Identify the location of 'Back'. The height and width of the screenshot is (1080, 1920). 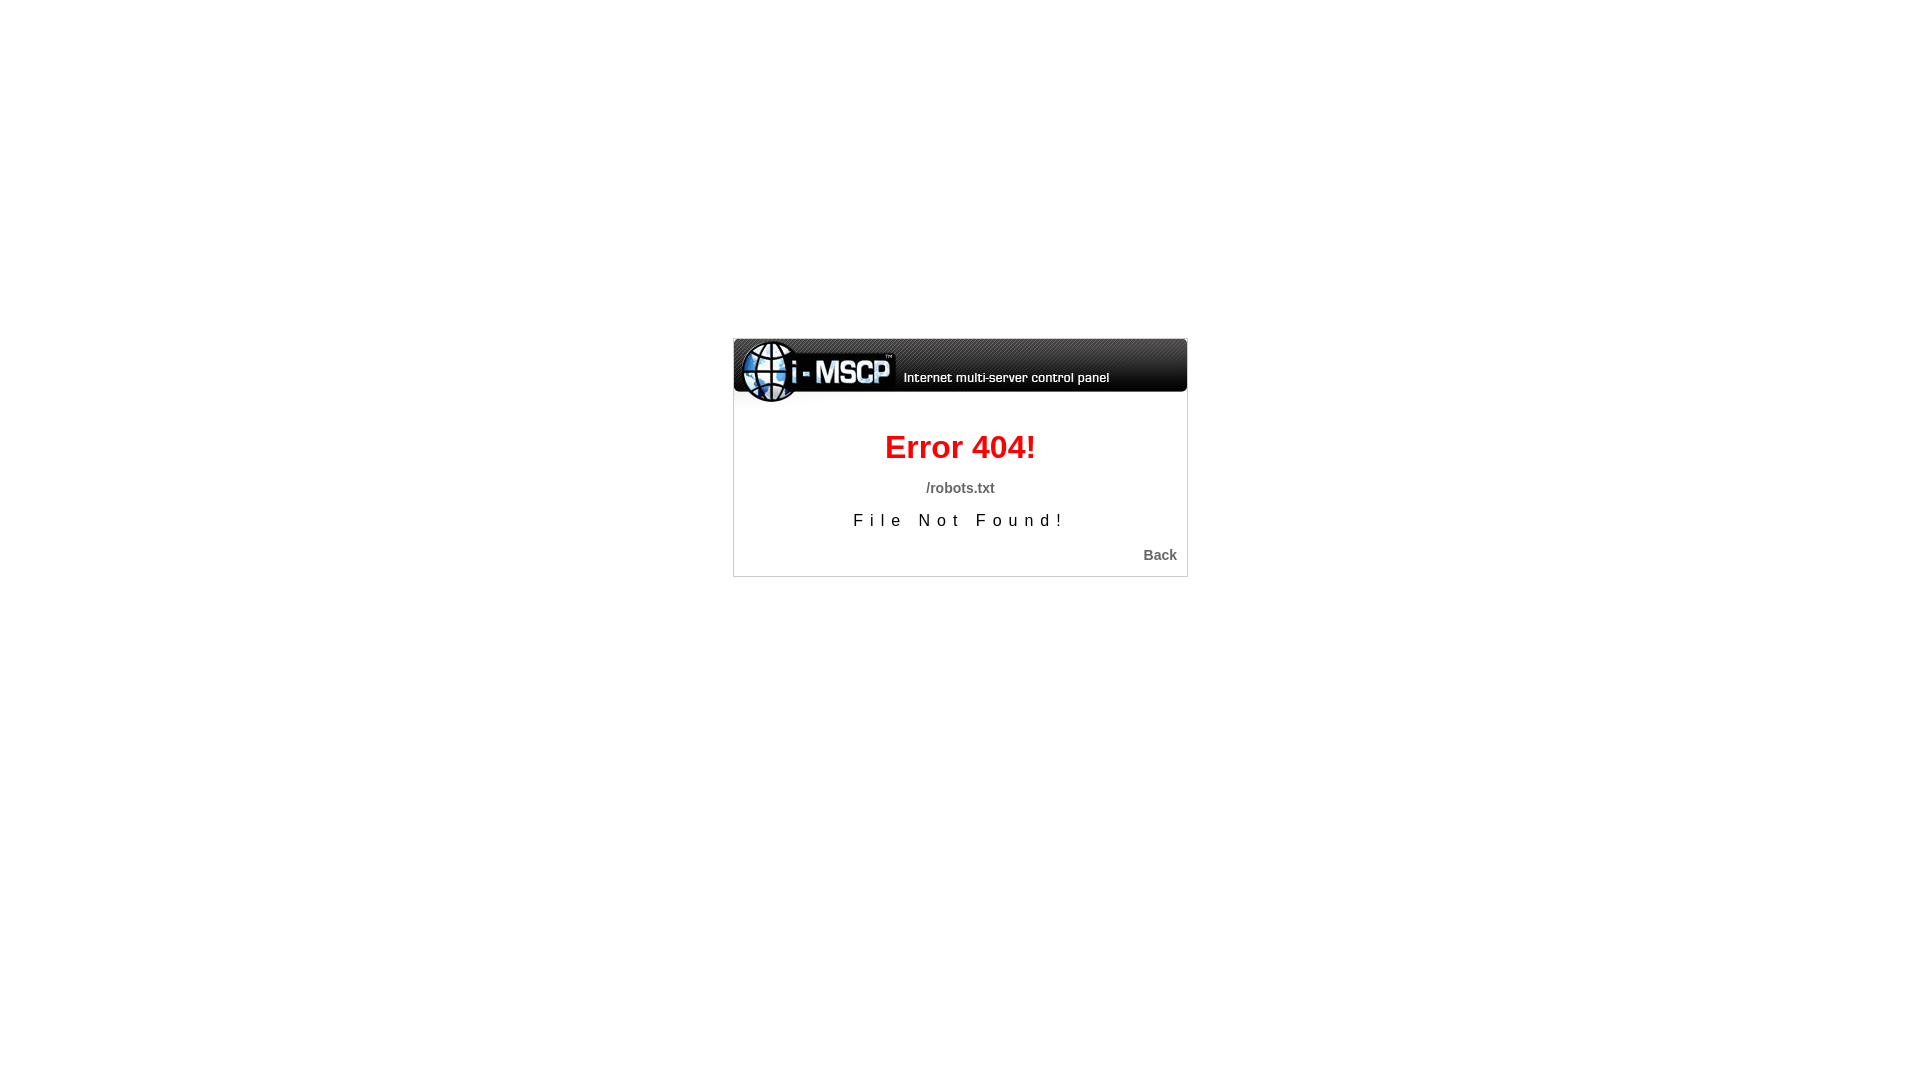
(1160, 555).